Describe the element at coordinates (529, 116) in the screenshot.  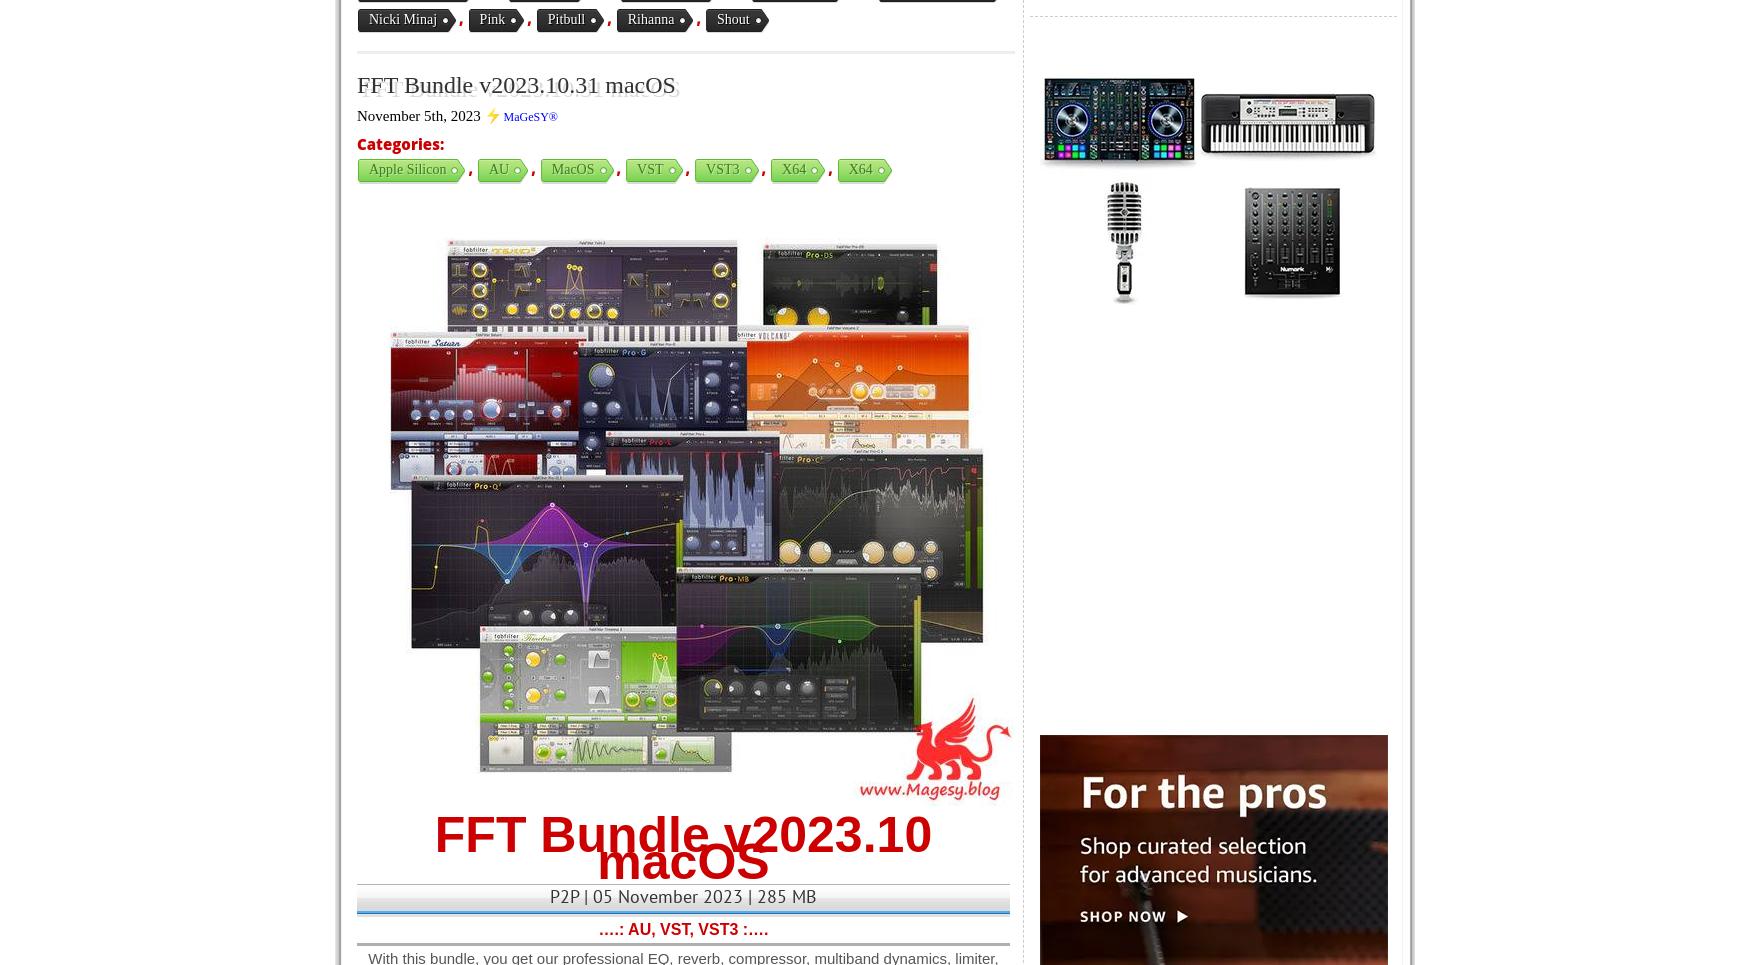
I see `'MaGeSY®'` at that location.